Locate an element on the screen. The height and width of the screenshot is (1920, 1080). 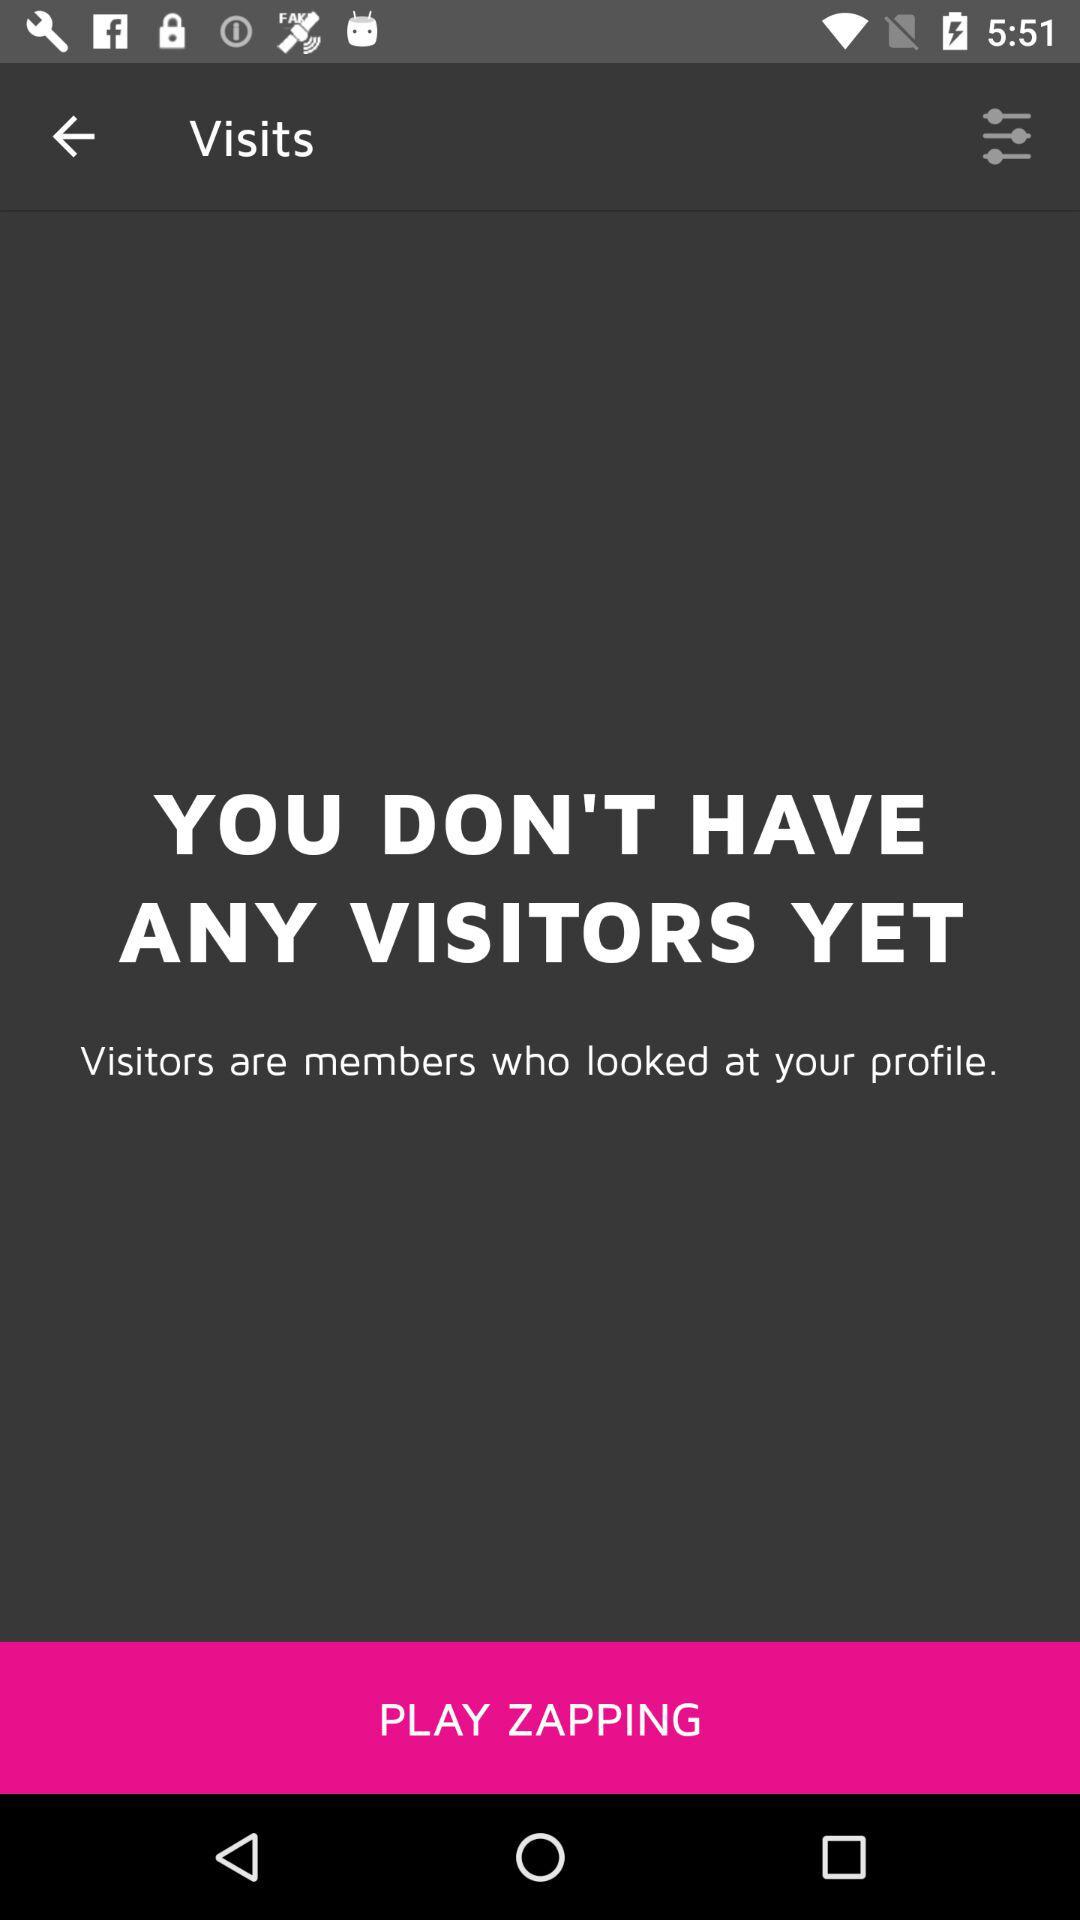
the play zapping item is located at coordinates (540, 1716).